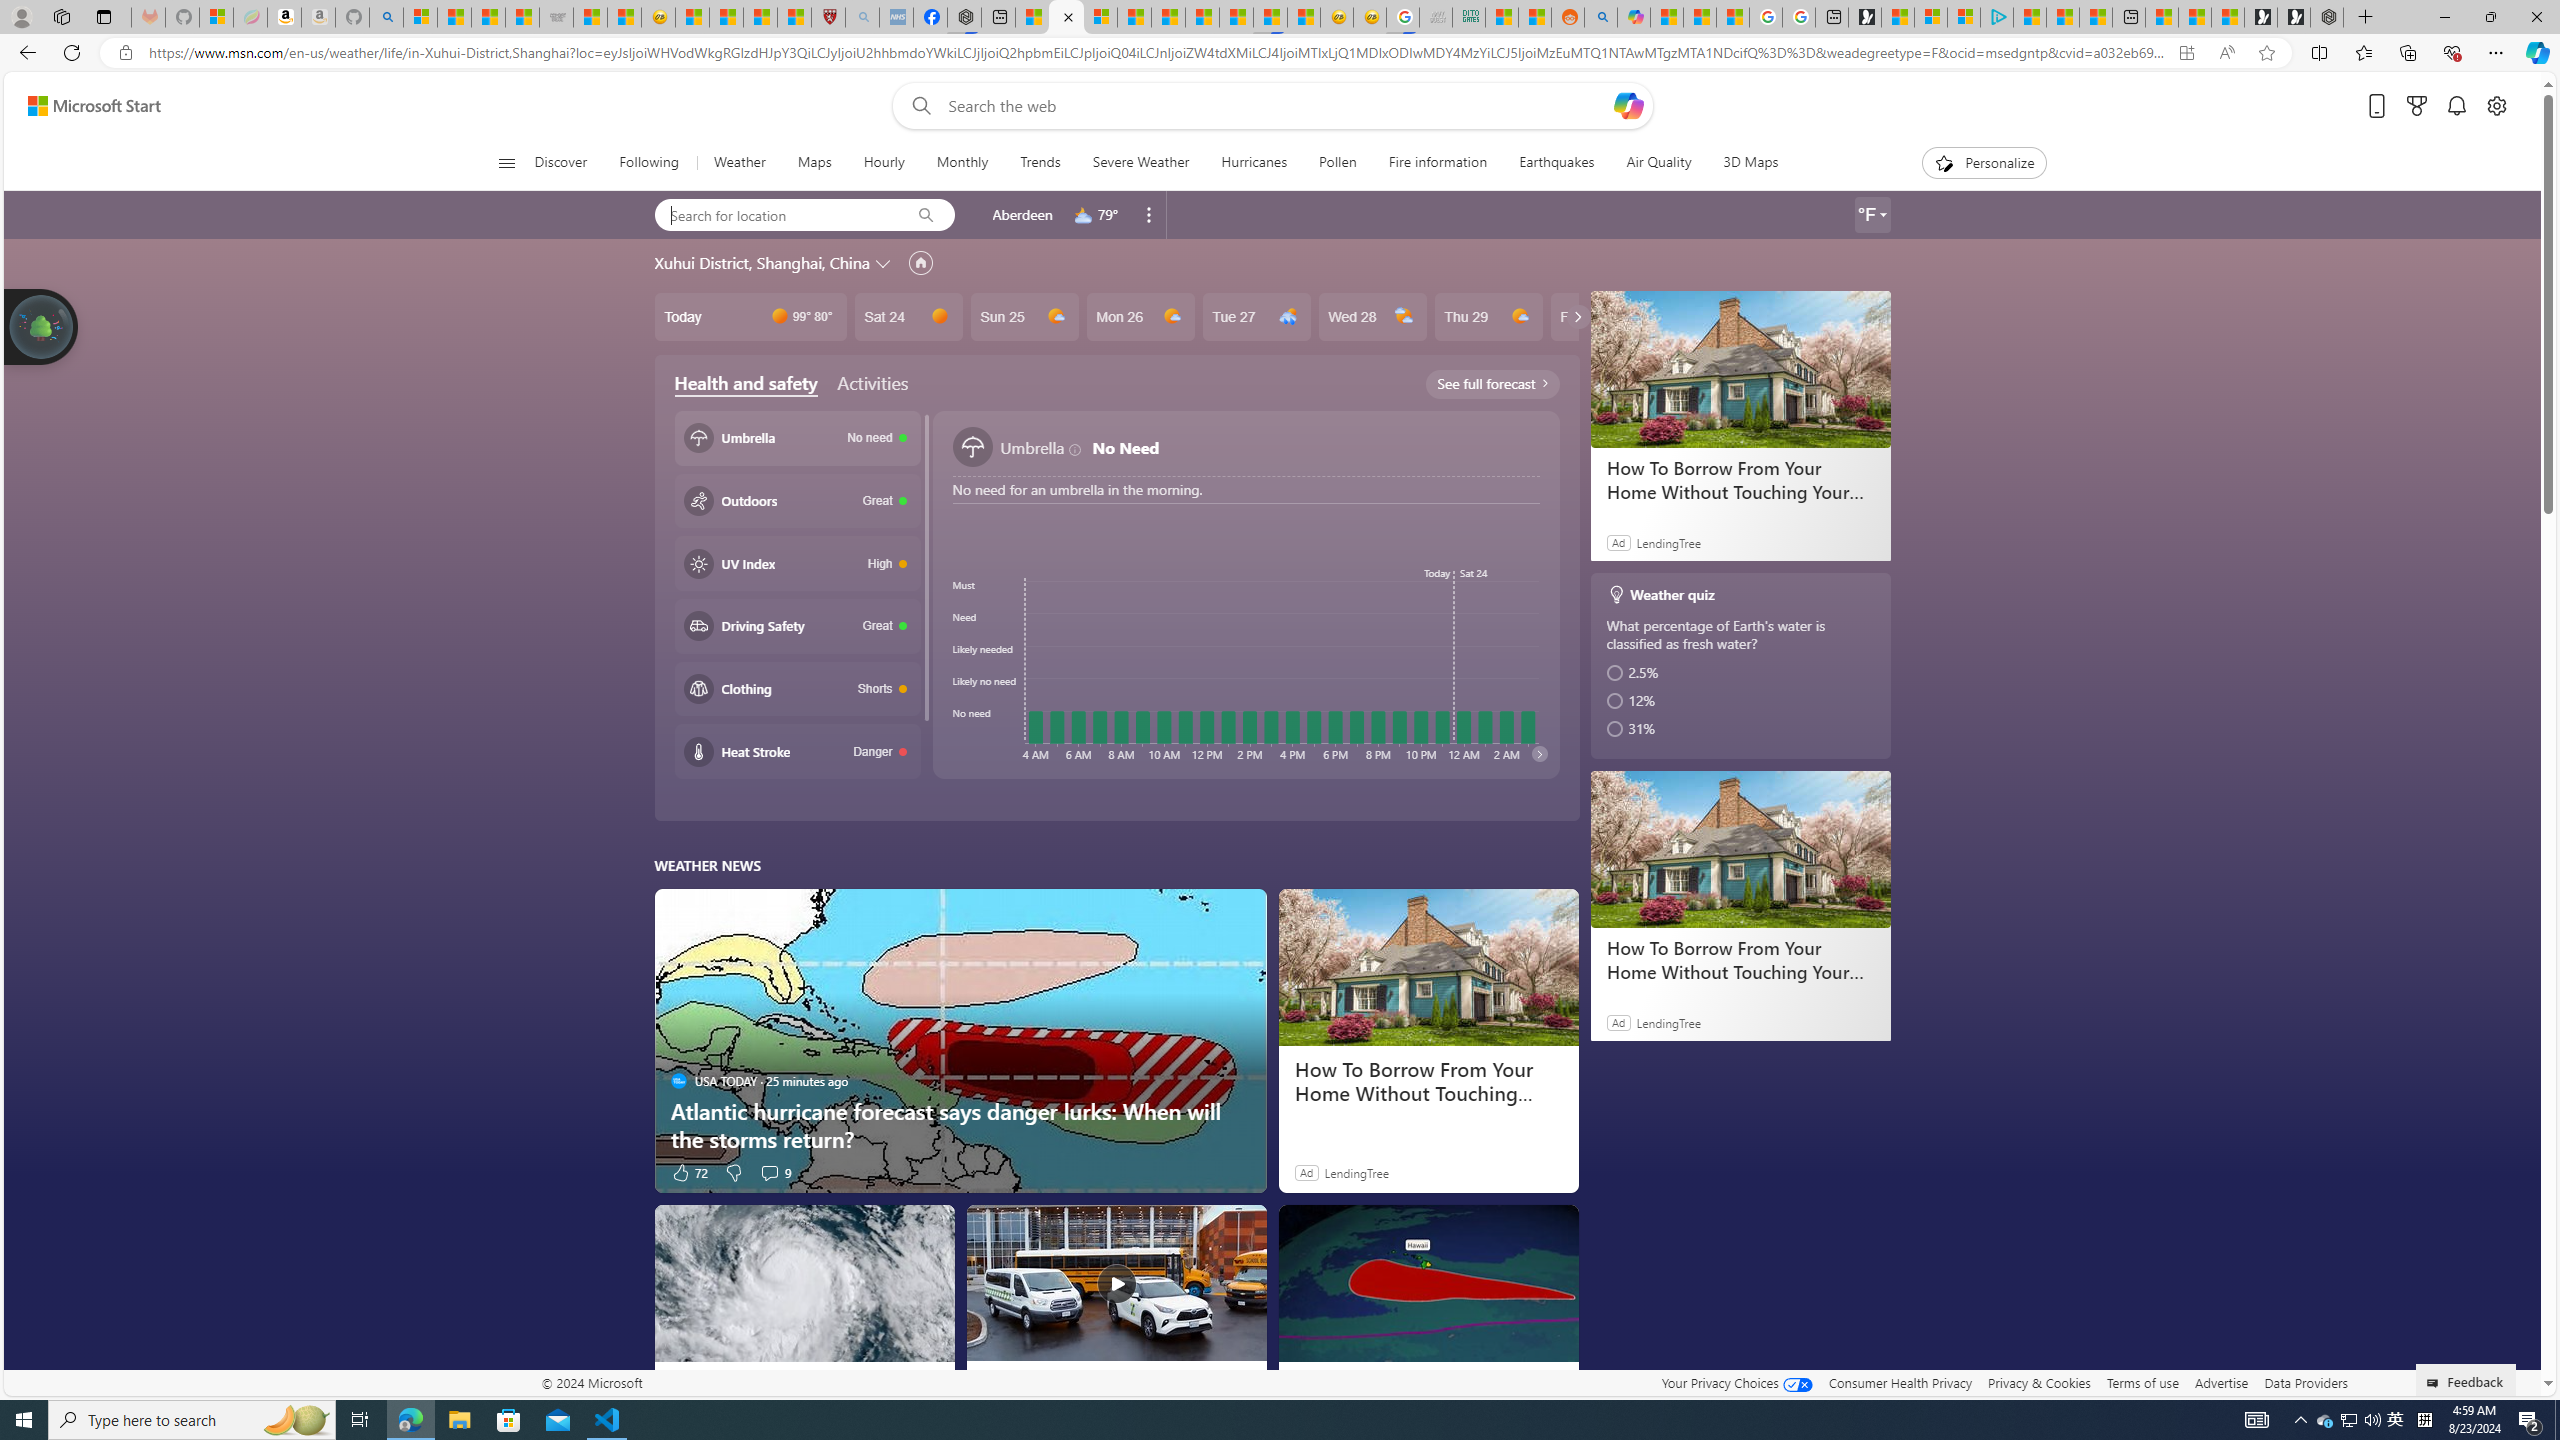 Image resolution: width=2560 pixels, height=1440 pixels. What do you see at coordinates (1750, 162) in the screenshot?
I see `'3D Maps'` at bounding box center [1750, 162].